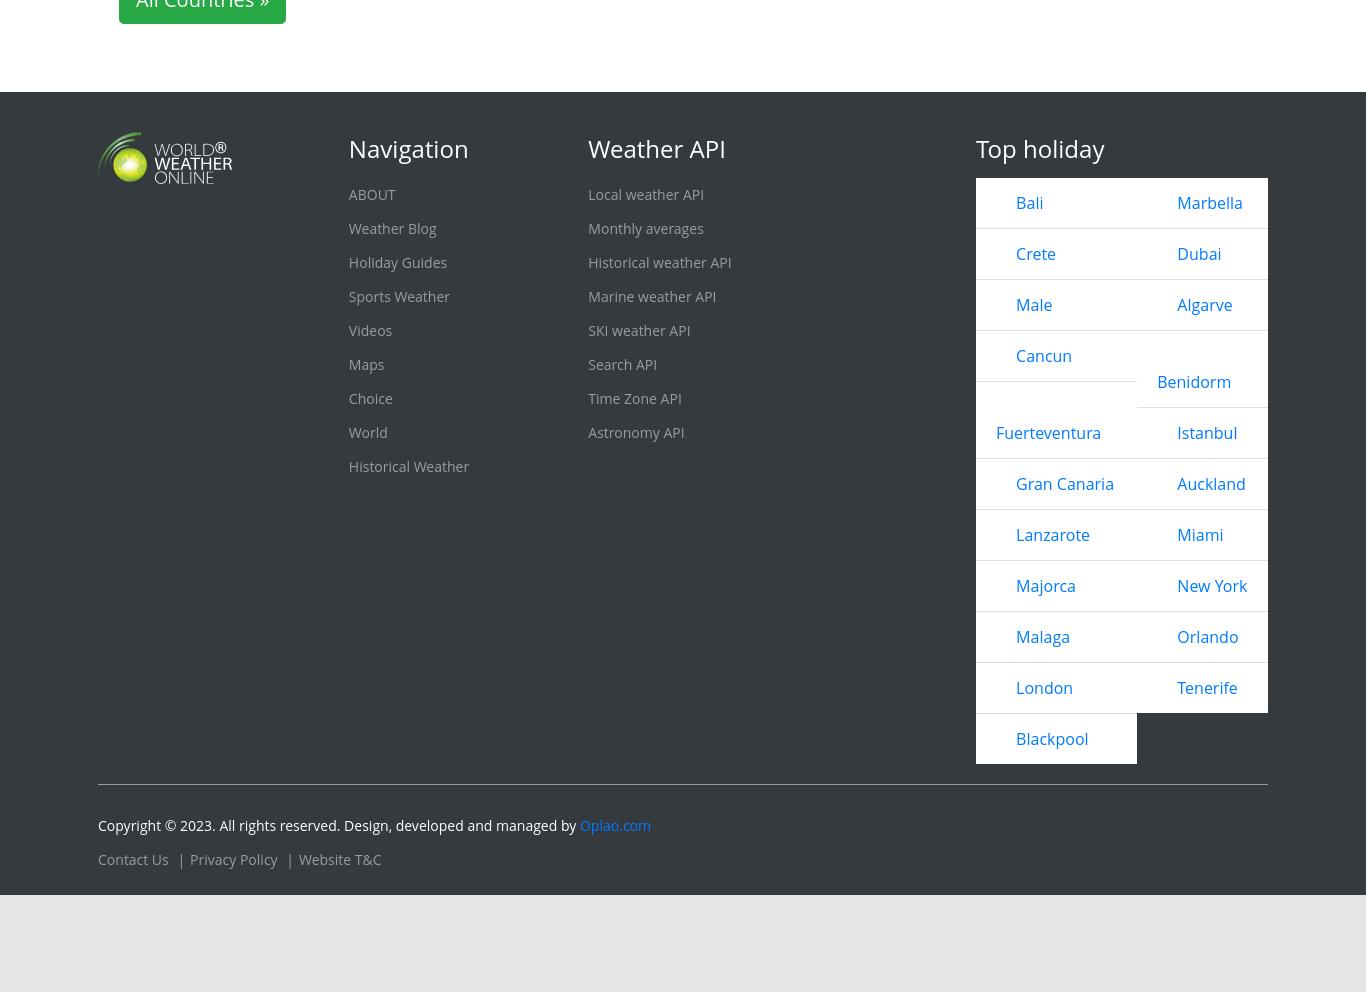 This screenshot has height=992, width=1366. What do you see at coordinates (338, 824) in the screenshot?
I see `'Copyright © 2023. All rights reserved. Design, developed and managed by'` at bounding box center [338, 824].